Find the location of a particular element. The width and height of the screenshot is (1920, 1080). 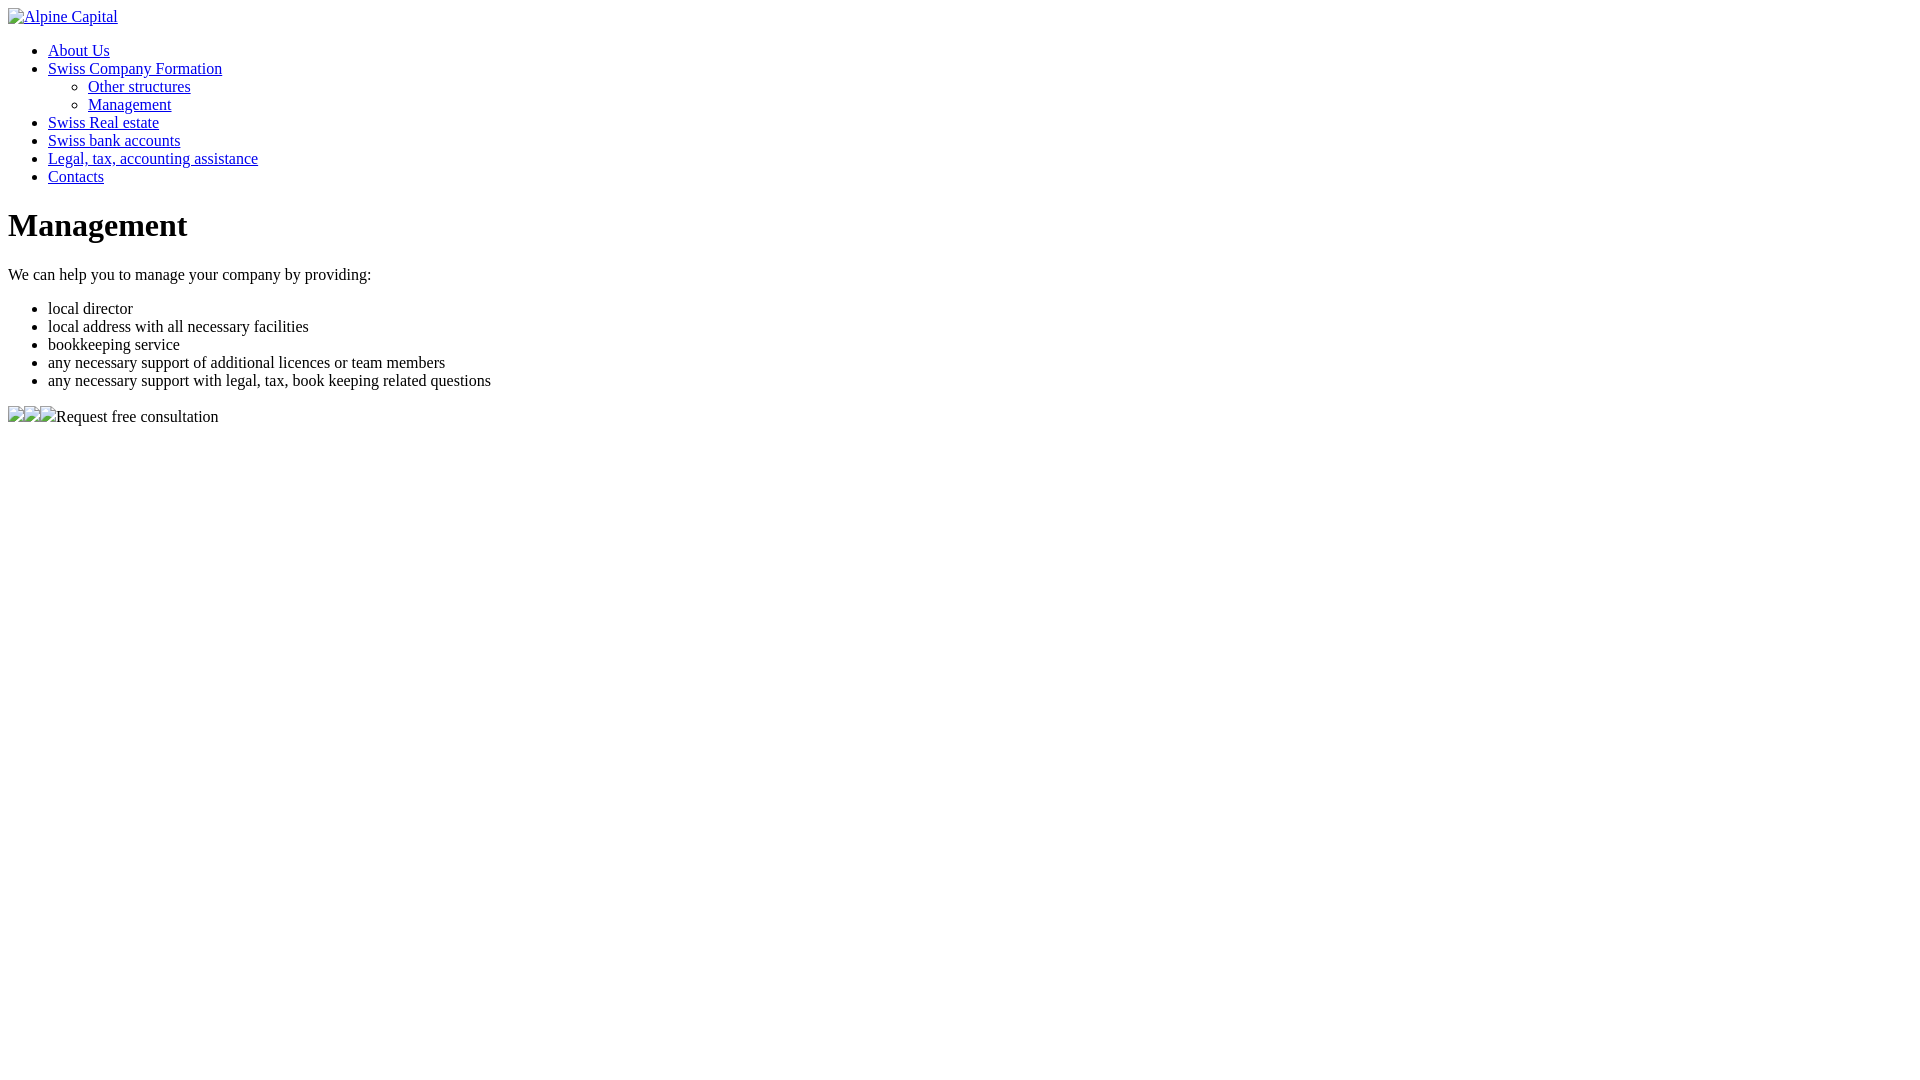

'Swiss Company Formation' is located at coordinates (48, 67).